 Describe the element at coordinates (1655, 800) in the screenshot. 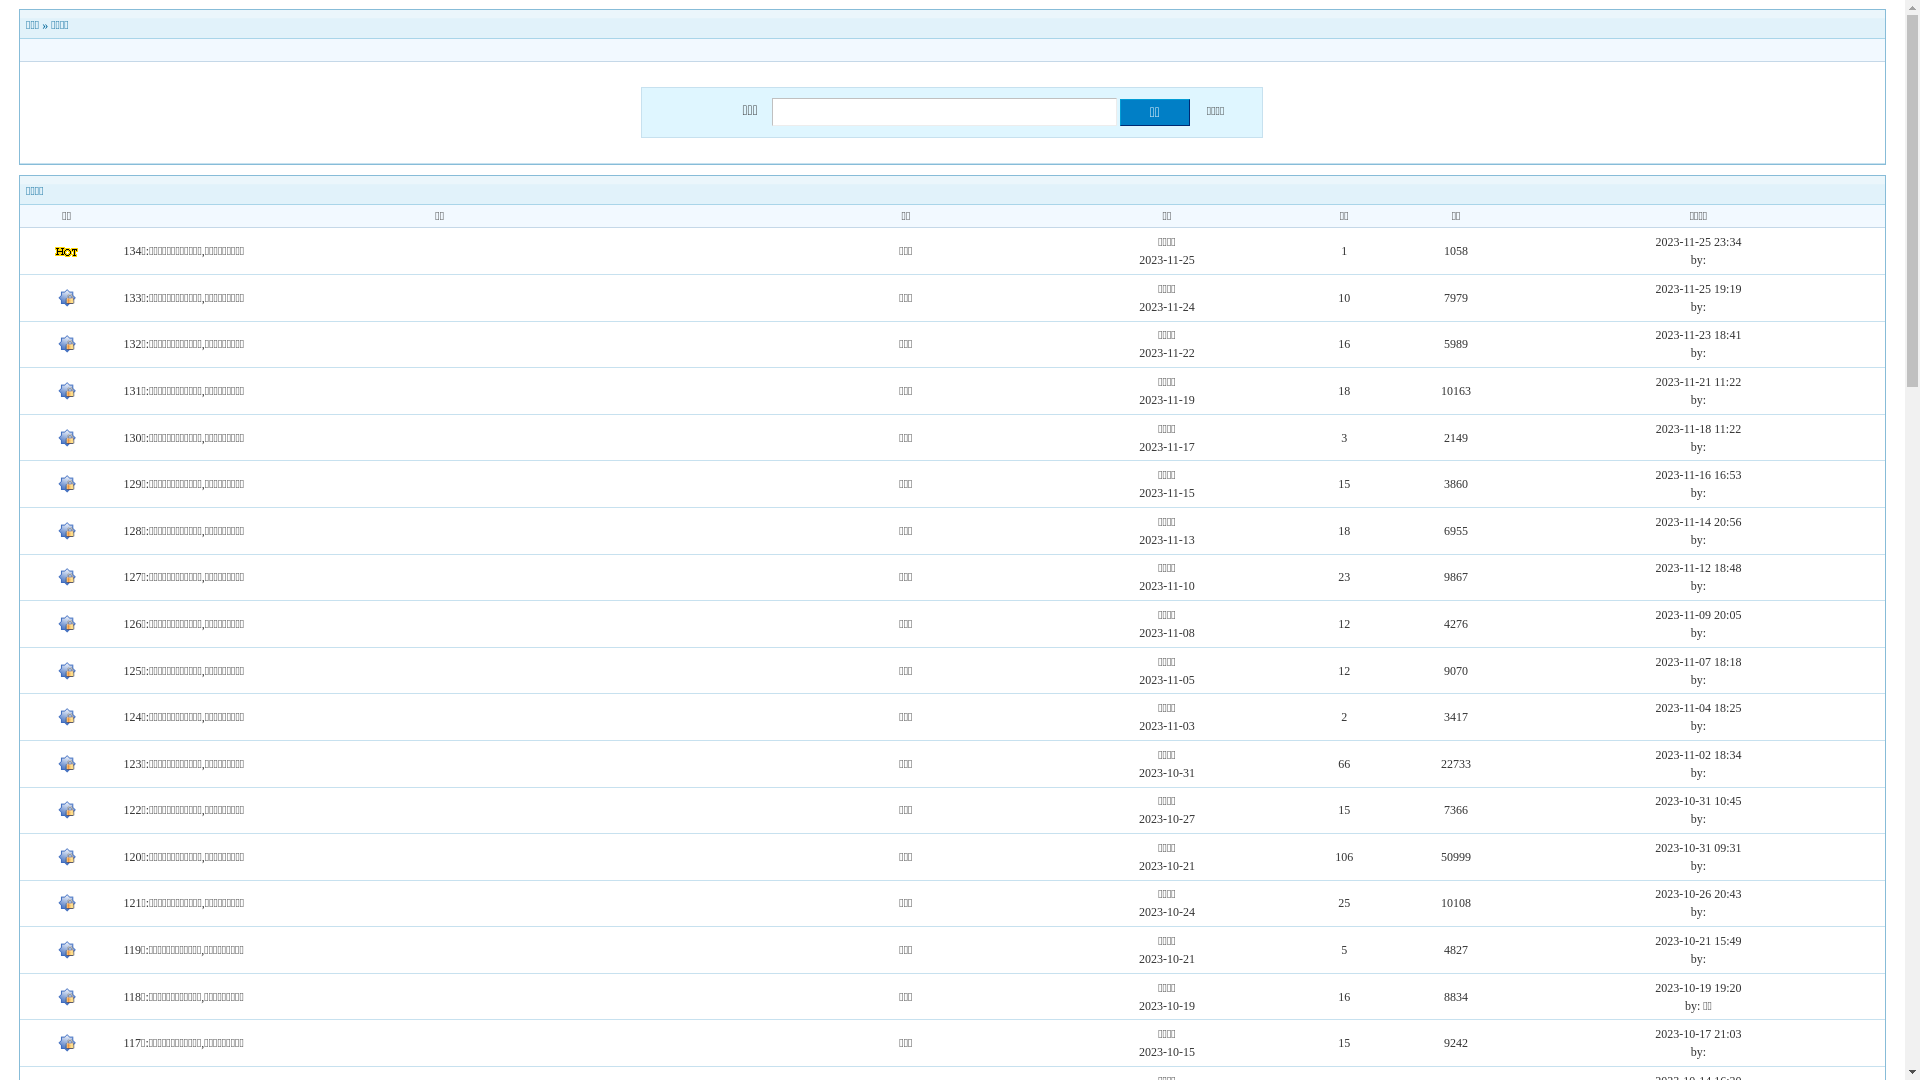

I see `'2023-10-31 10:45'` at that location.